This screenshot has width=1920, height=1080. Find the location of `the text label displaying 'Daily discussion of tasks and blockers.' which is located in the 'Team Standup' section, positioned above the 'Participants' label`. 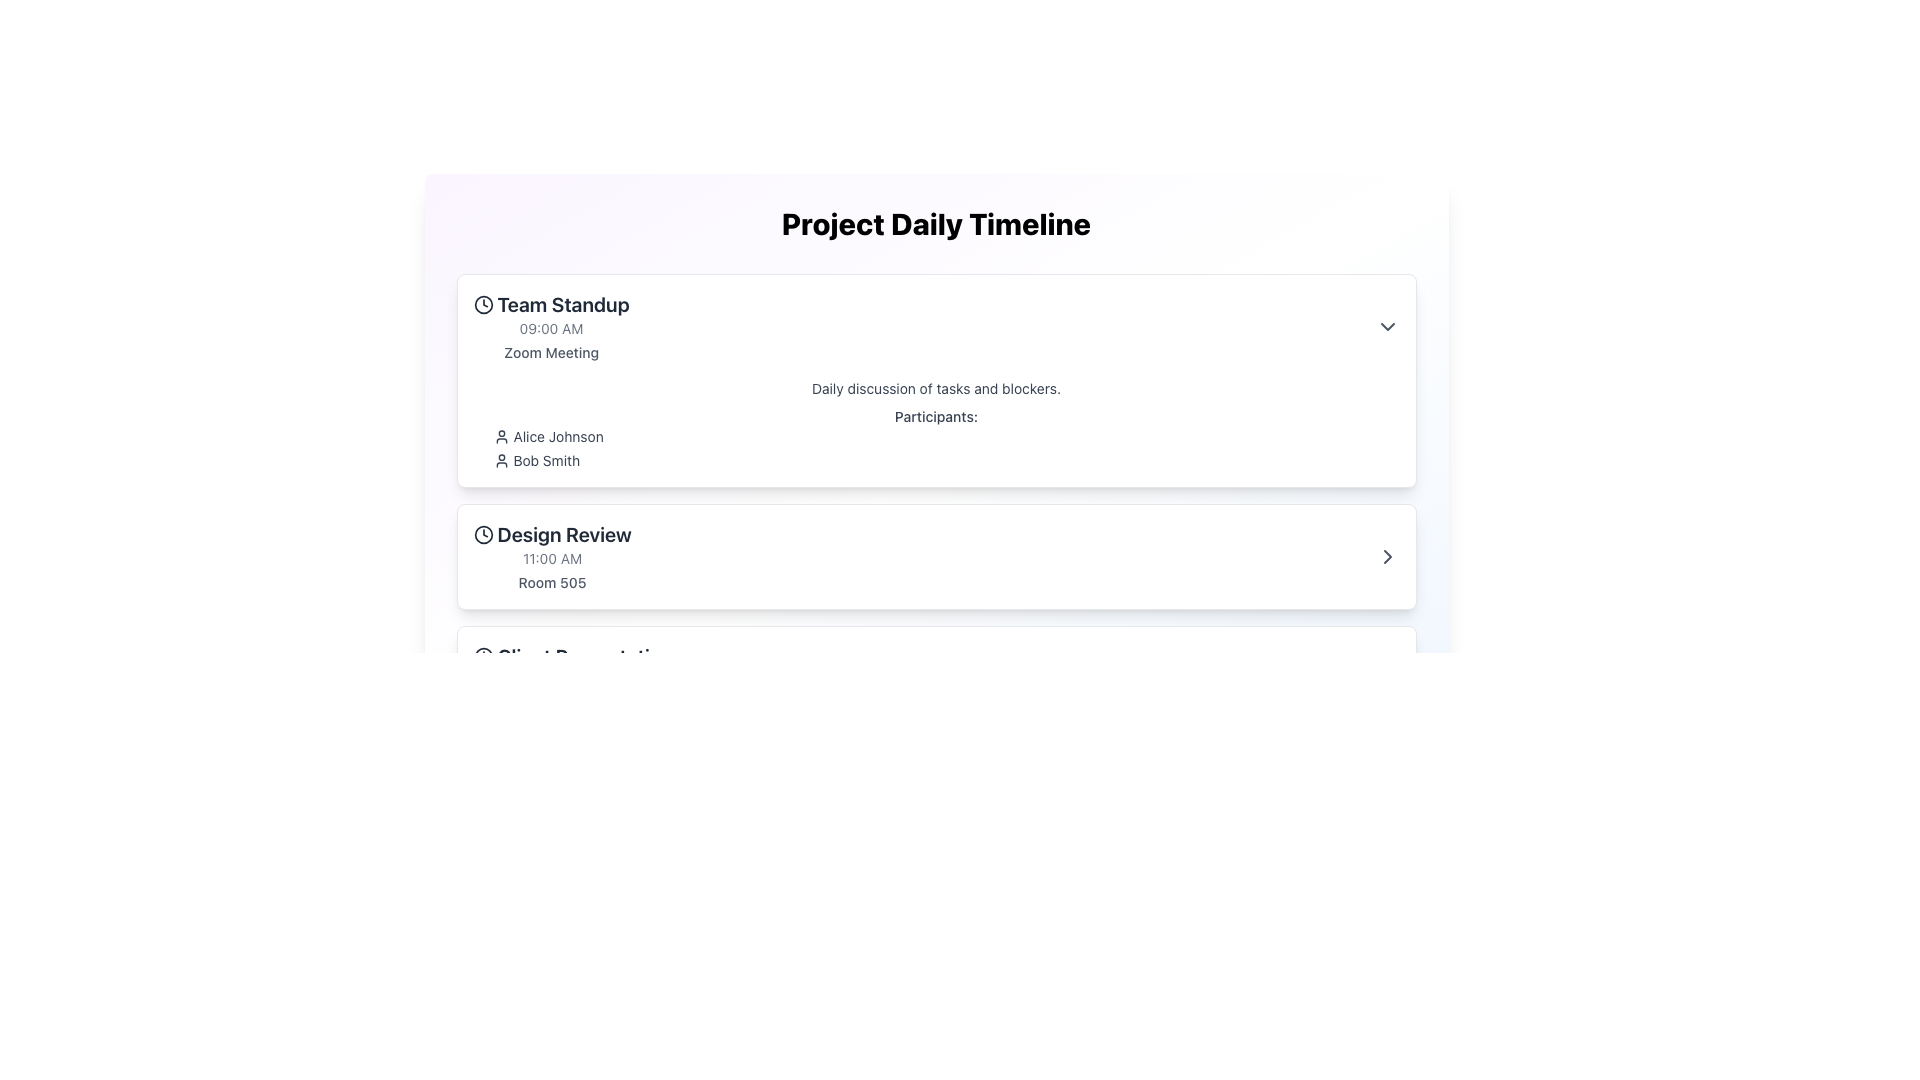

the text label displaying 'Daily discussion of tasks and blockers.' which is located in the 'Team Standup' section, positioned above the 'Participants' label is located at coordinates (935, 389).